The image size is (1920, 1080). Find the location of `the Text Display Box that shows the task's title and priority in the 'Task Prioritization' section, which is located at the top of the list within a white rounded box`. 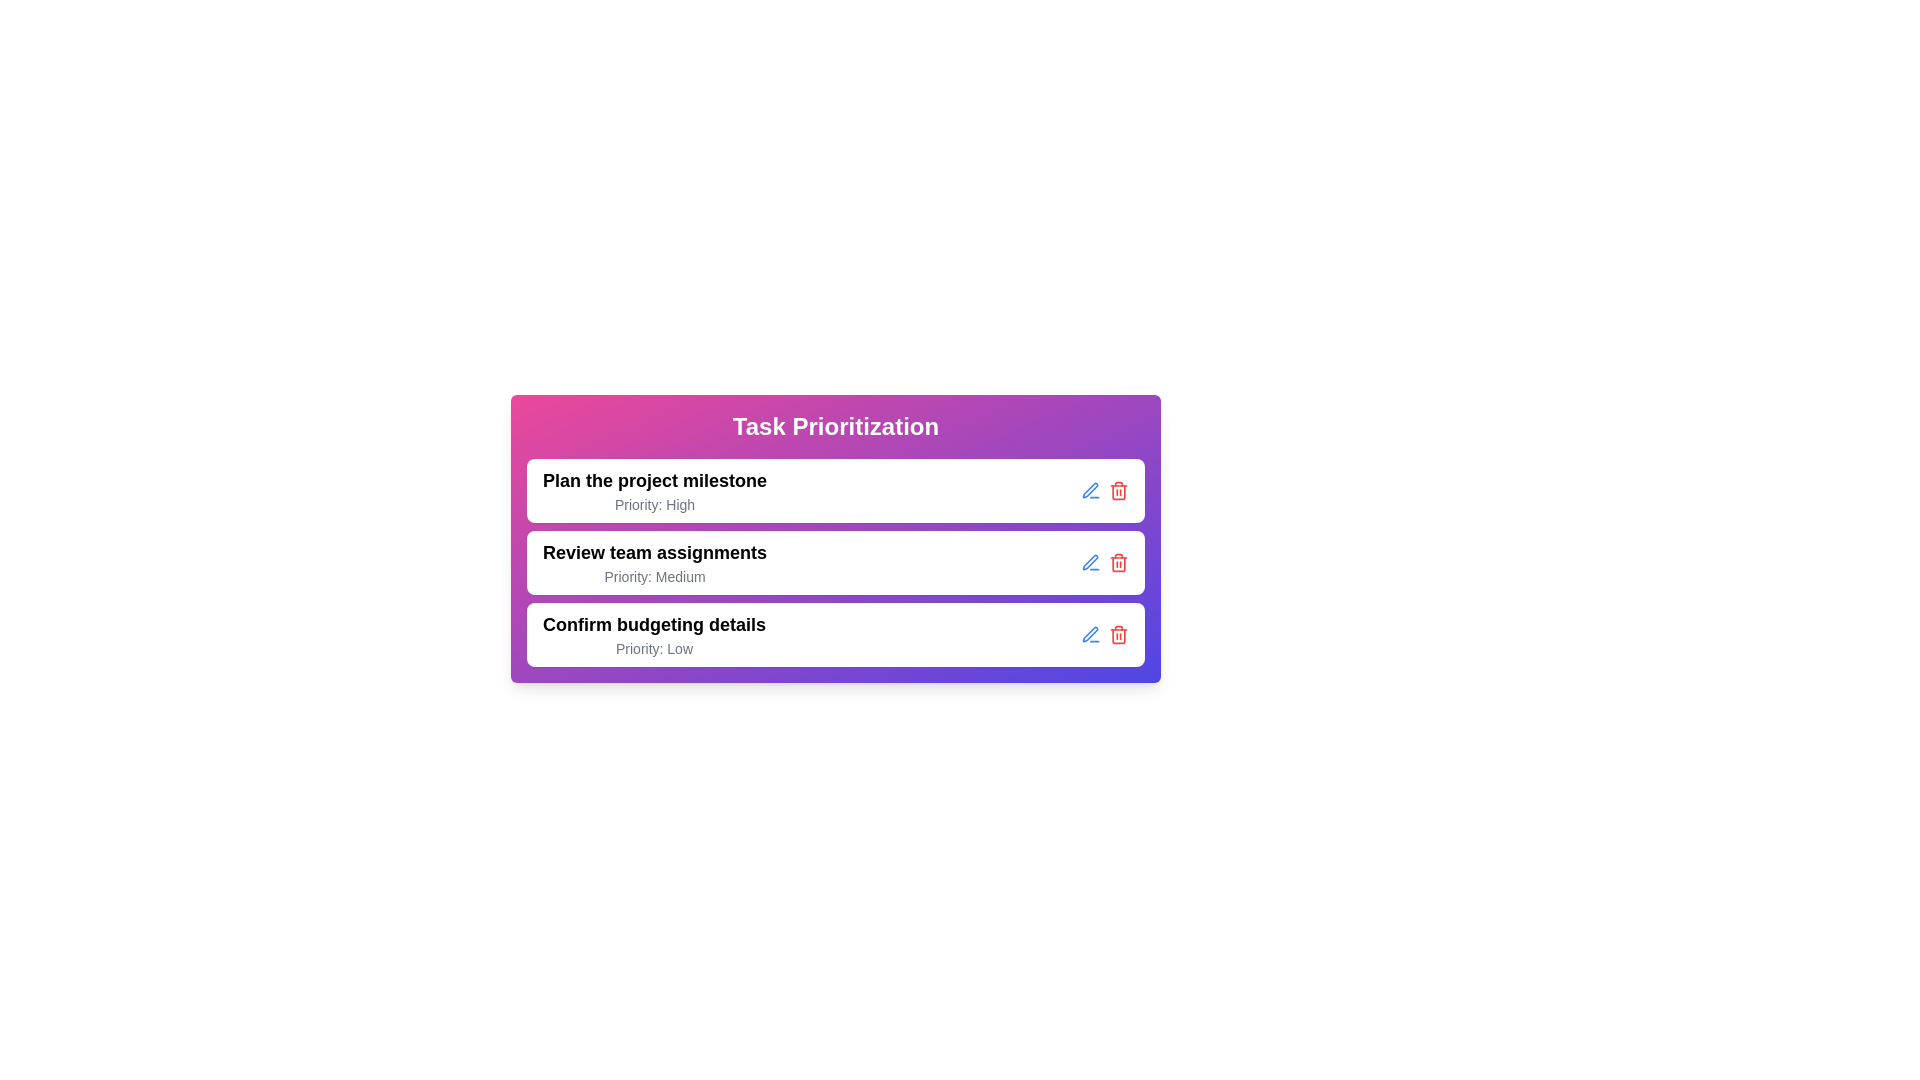

the Text Display Box that shows the task's title and priority in the 'Task Prioritization' section, which is located at the top of the list within a white rounded box is located at coordinates (655, 490).